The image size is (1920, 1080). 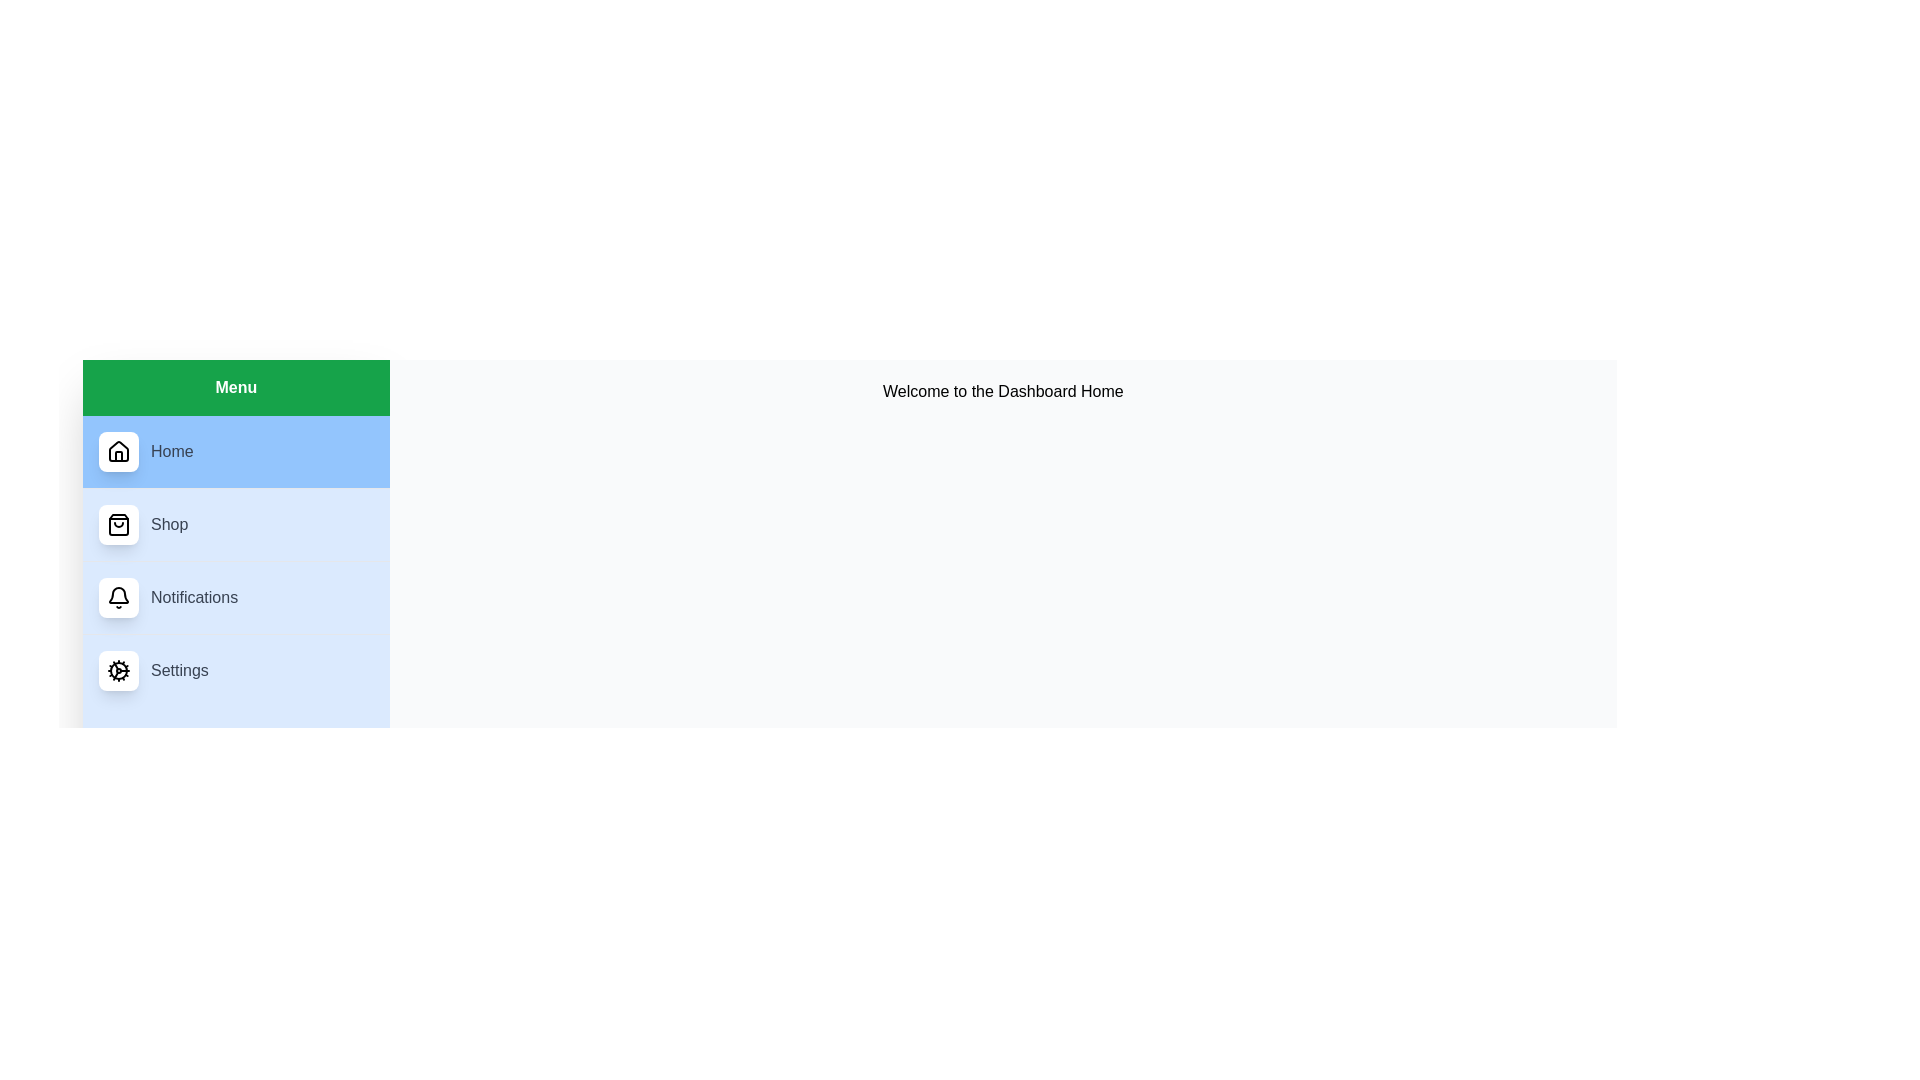 I want to click on the header of the menu to inspect its content, so click(x=236, y=388).